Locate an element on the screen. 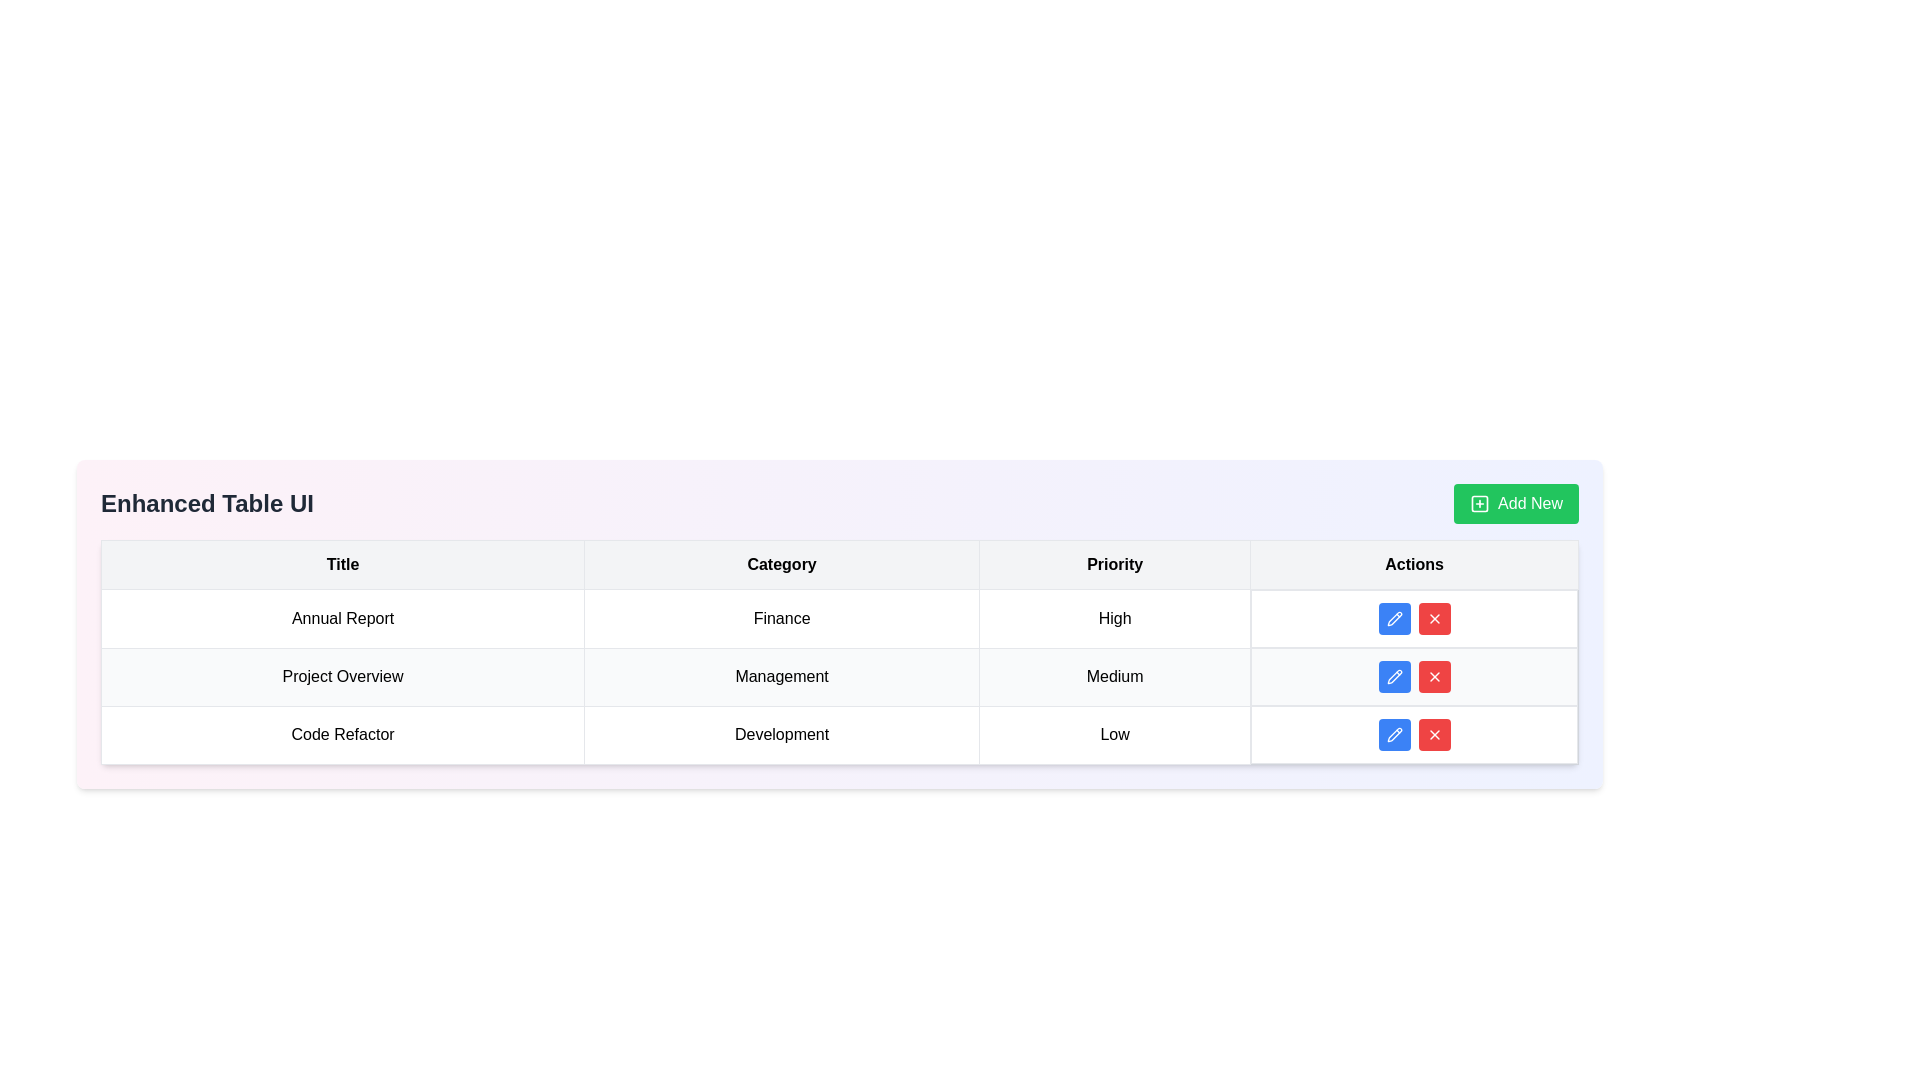 This screenshot has width=1920, height=1080. text 'Title' from the first Table Header Cell with a light gray background and bolded text, located at the top of the tabular structure is located at coordinates (343, 564).